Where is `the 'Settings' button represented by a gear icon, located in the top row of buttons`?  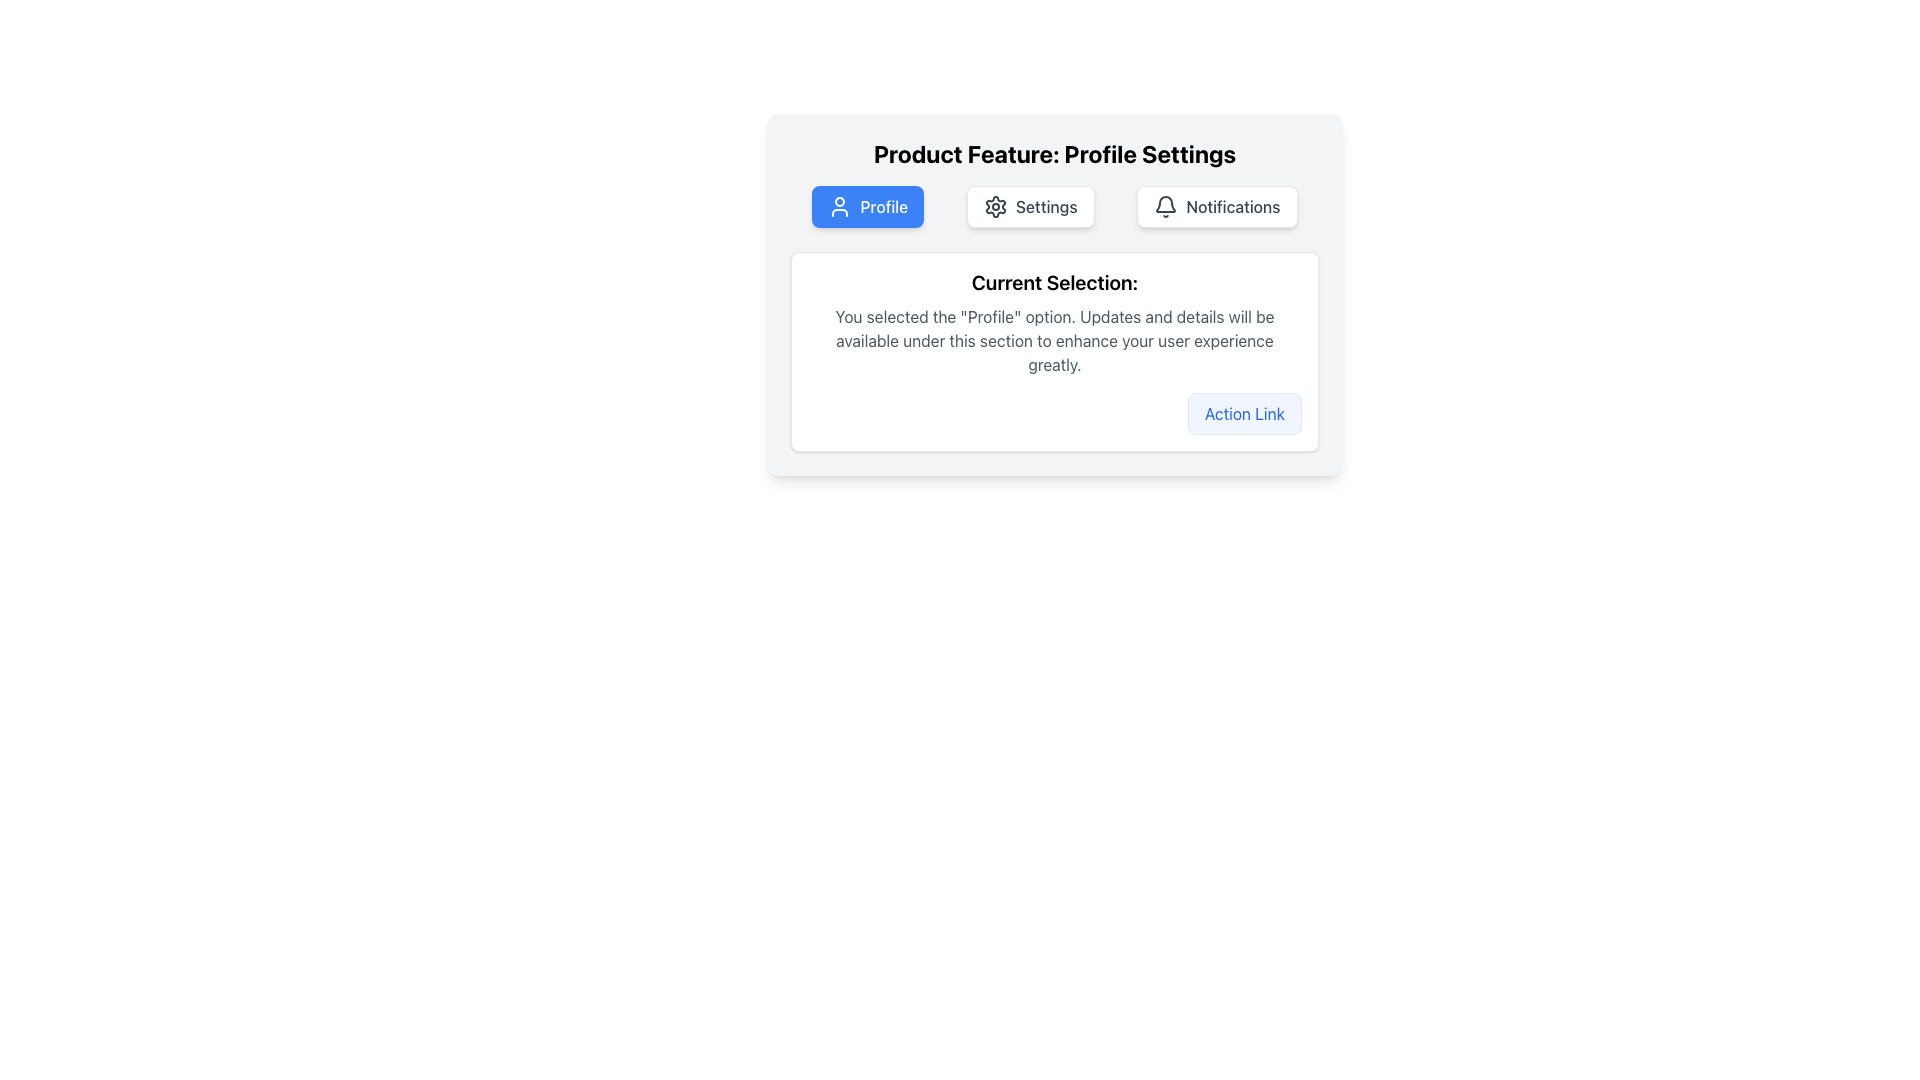
the 'Settings' button represented by a gear icon, located in the top row of buttons is located at coordinates (995, 207).